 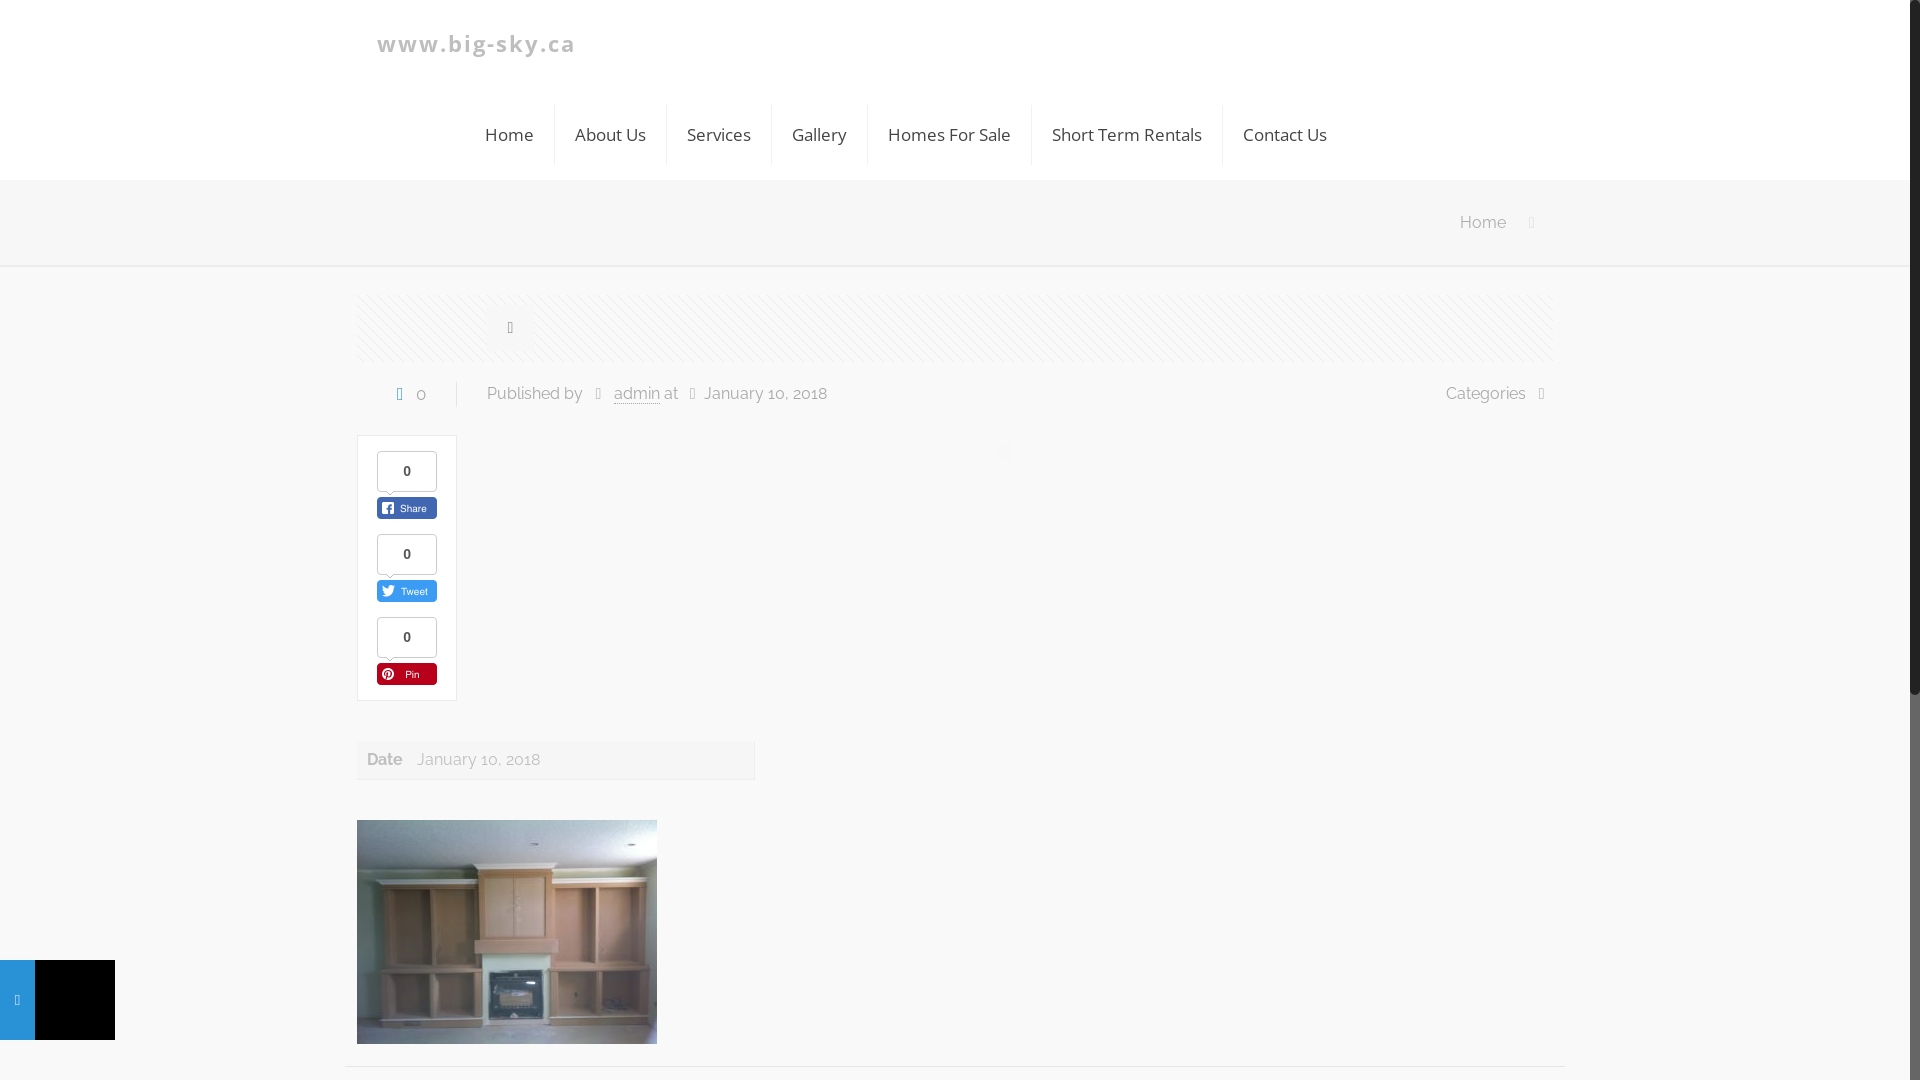 What do you see at coordinates (1127, 135) in the screenshot?
I see `'Short Term Rentals'` at bounding box center [1127, 135].